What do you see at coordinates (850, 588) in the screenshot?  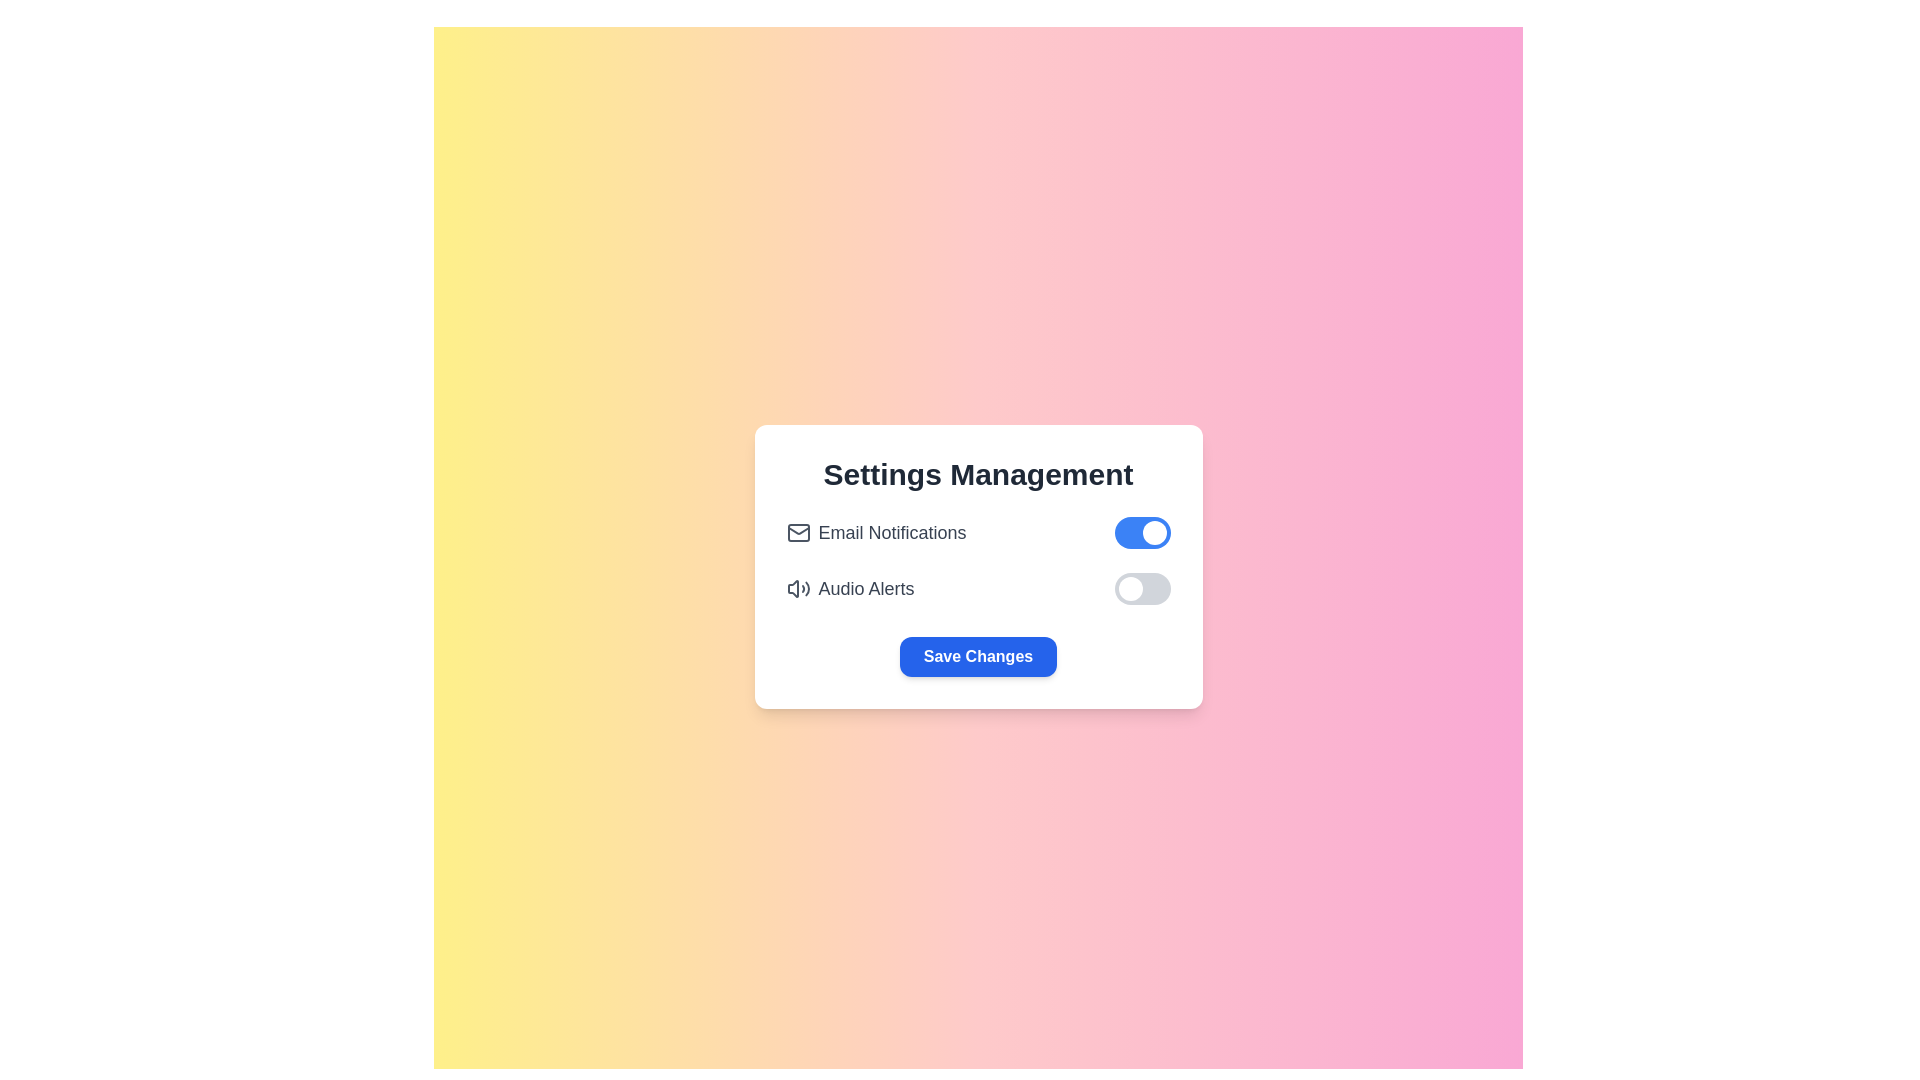 I see `the 'Audio Alerts' label with a speaker icon, which is located under 'Email Notifications' and aligned horizontally with a toggle switch` at bounding box center [850, 588].